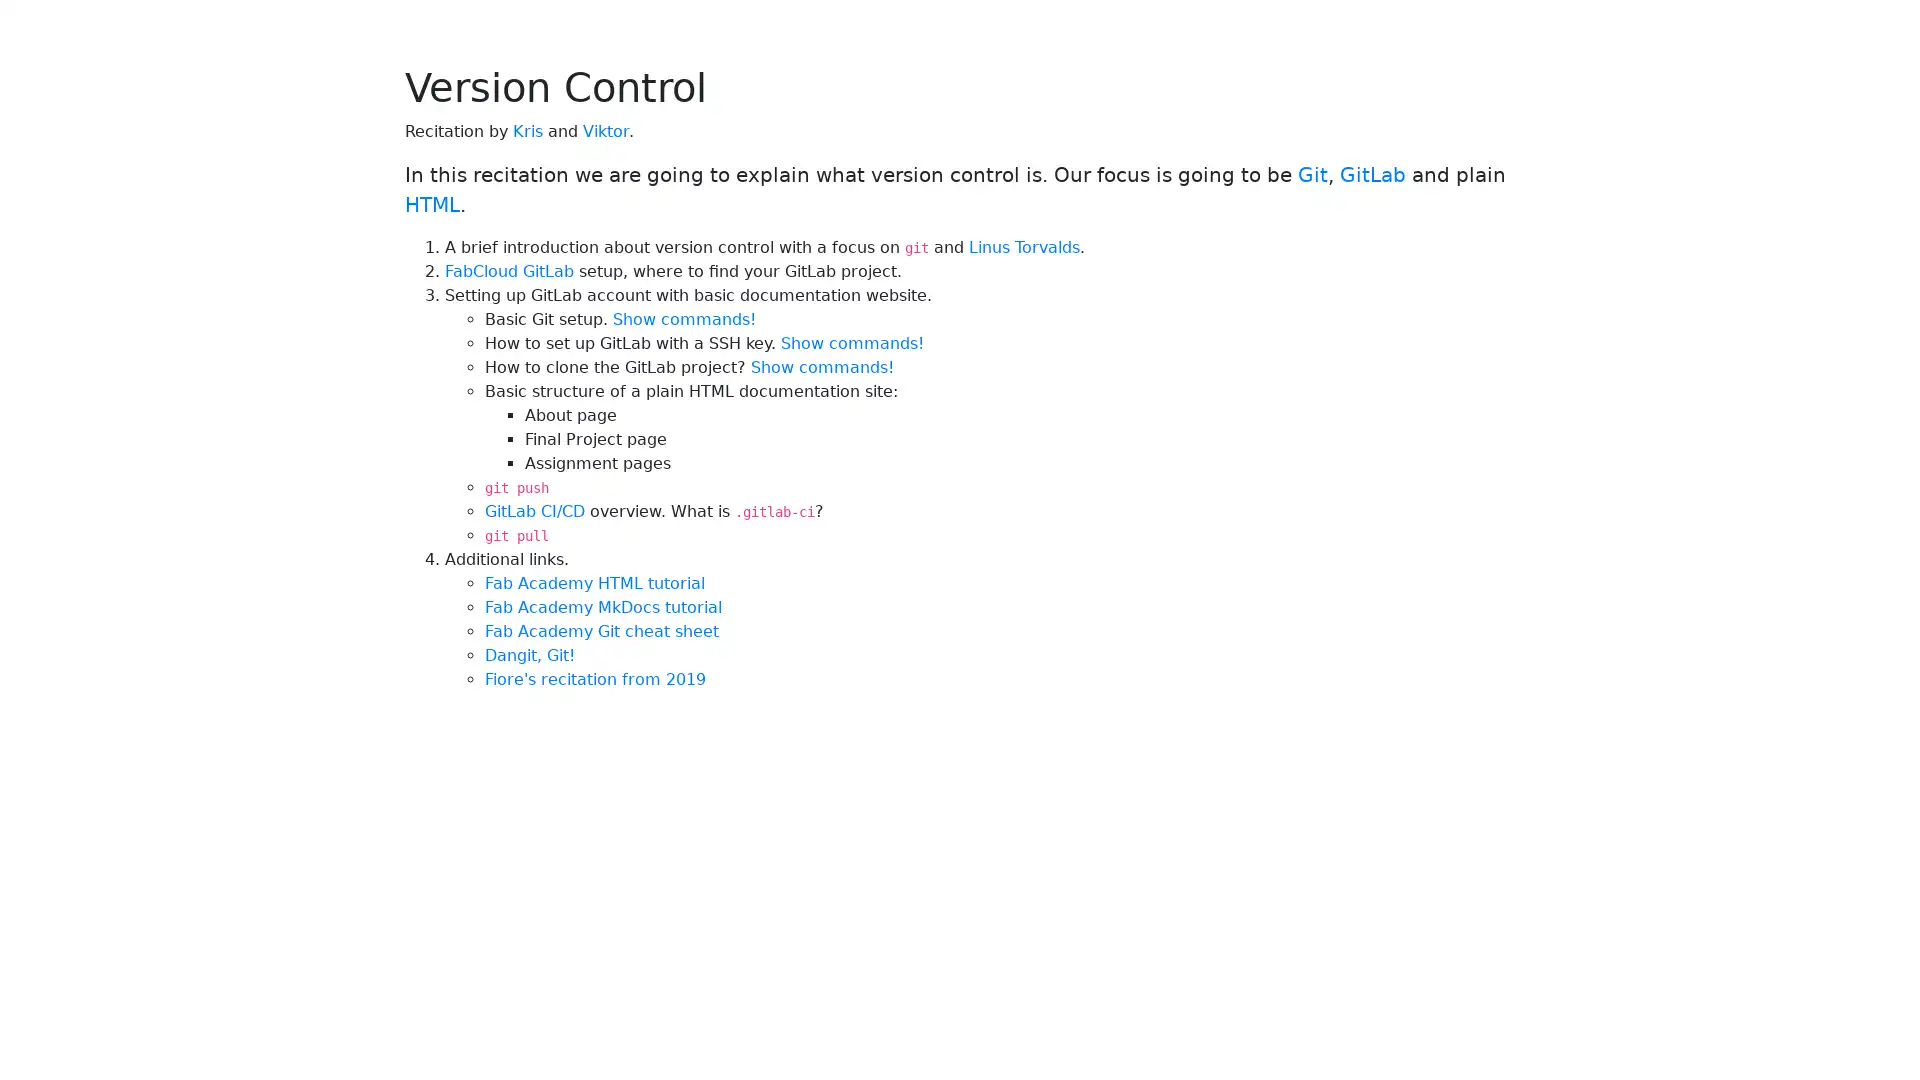 This screenshot has height=1080, width=1920. What do you see at coordinates (822, 367) in the screenshot?
I see `Show commands!` at bounding box center [822, 367].